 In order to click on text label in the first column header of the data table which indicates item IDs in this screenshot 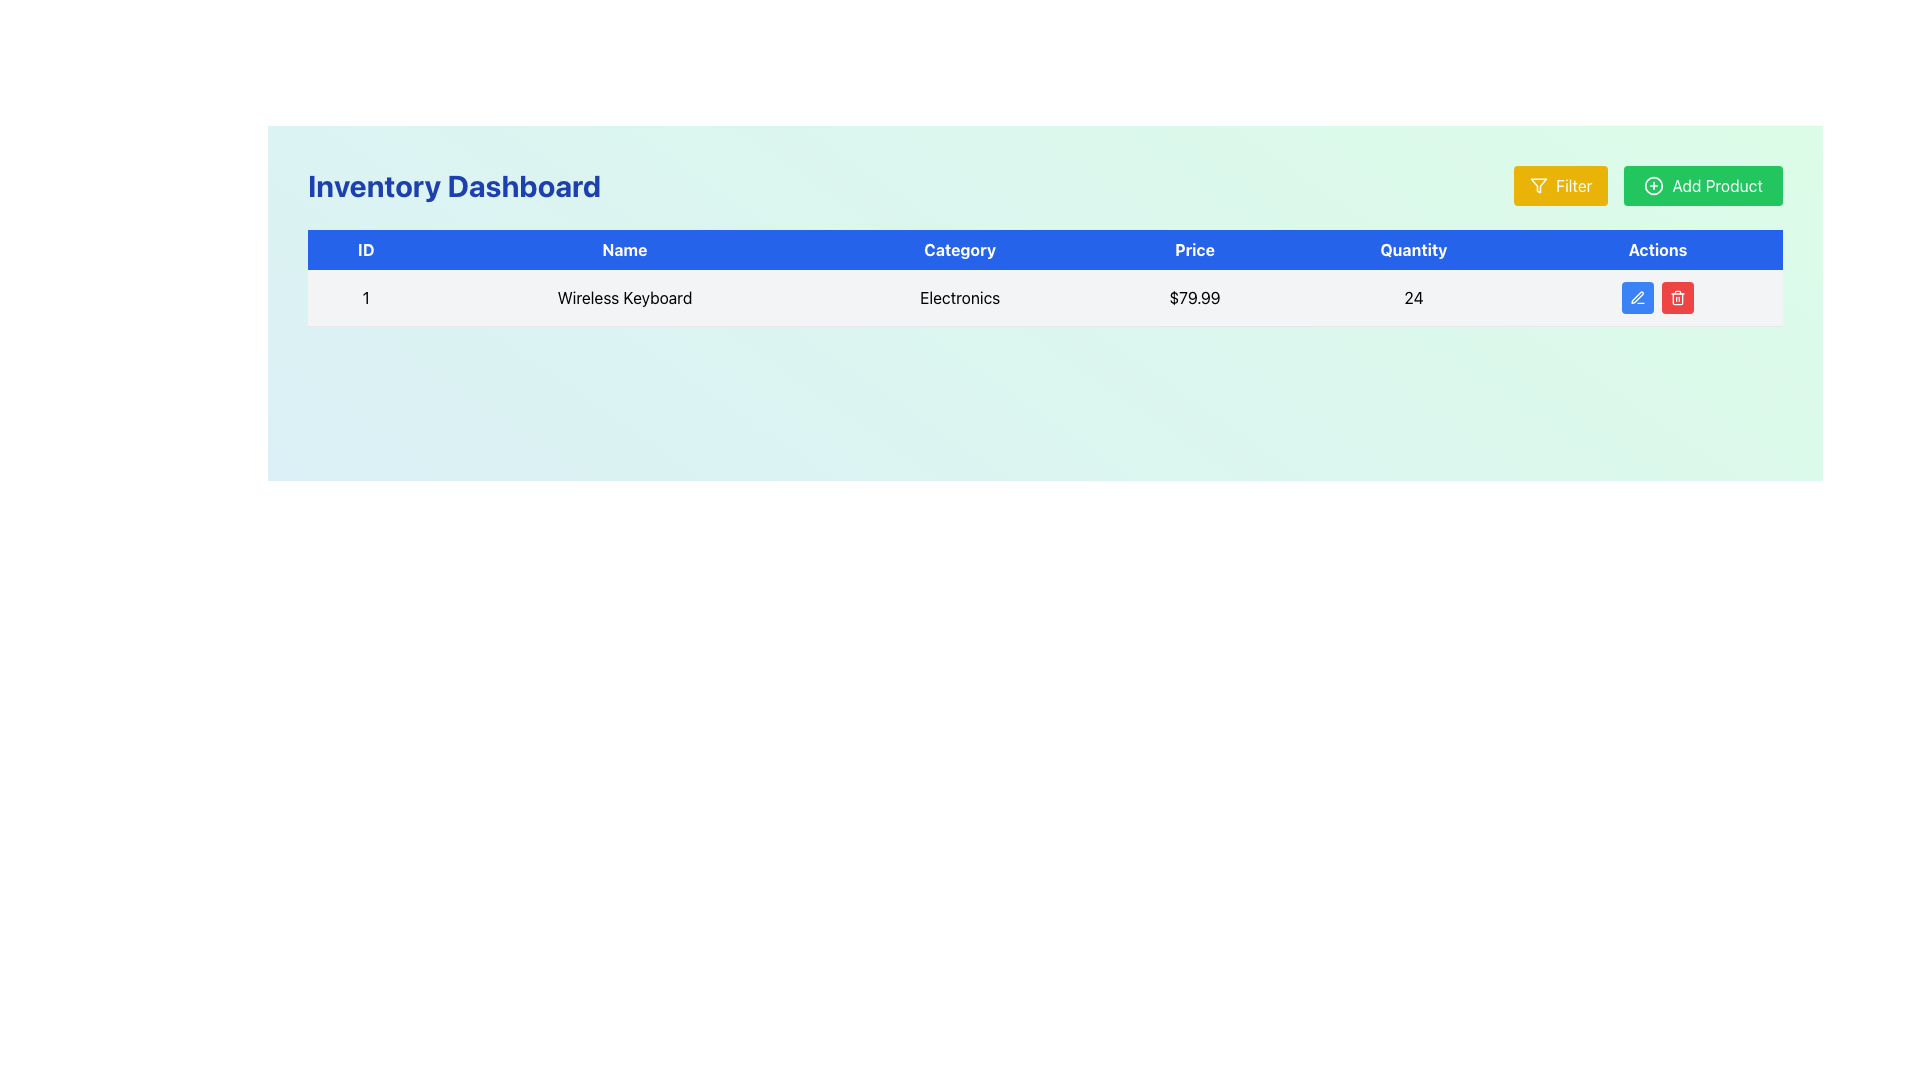, I will do `click(366, 249)`.